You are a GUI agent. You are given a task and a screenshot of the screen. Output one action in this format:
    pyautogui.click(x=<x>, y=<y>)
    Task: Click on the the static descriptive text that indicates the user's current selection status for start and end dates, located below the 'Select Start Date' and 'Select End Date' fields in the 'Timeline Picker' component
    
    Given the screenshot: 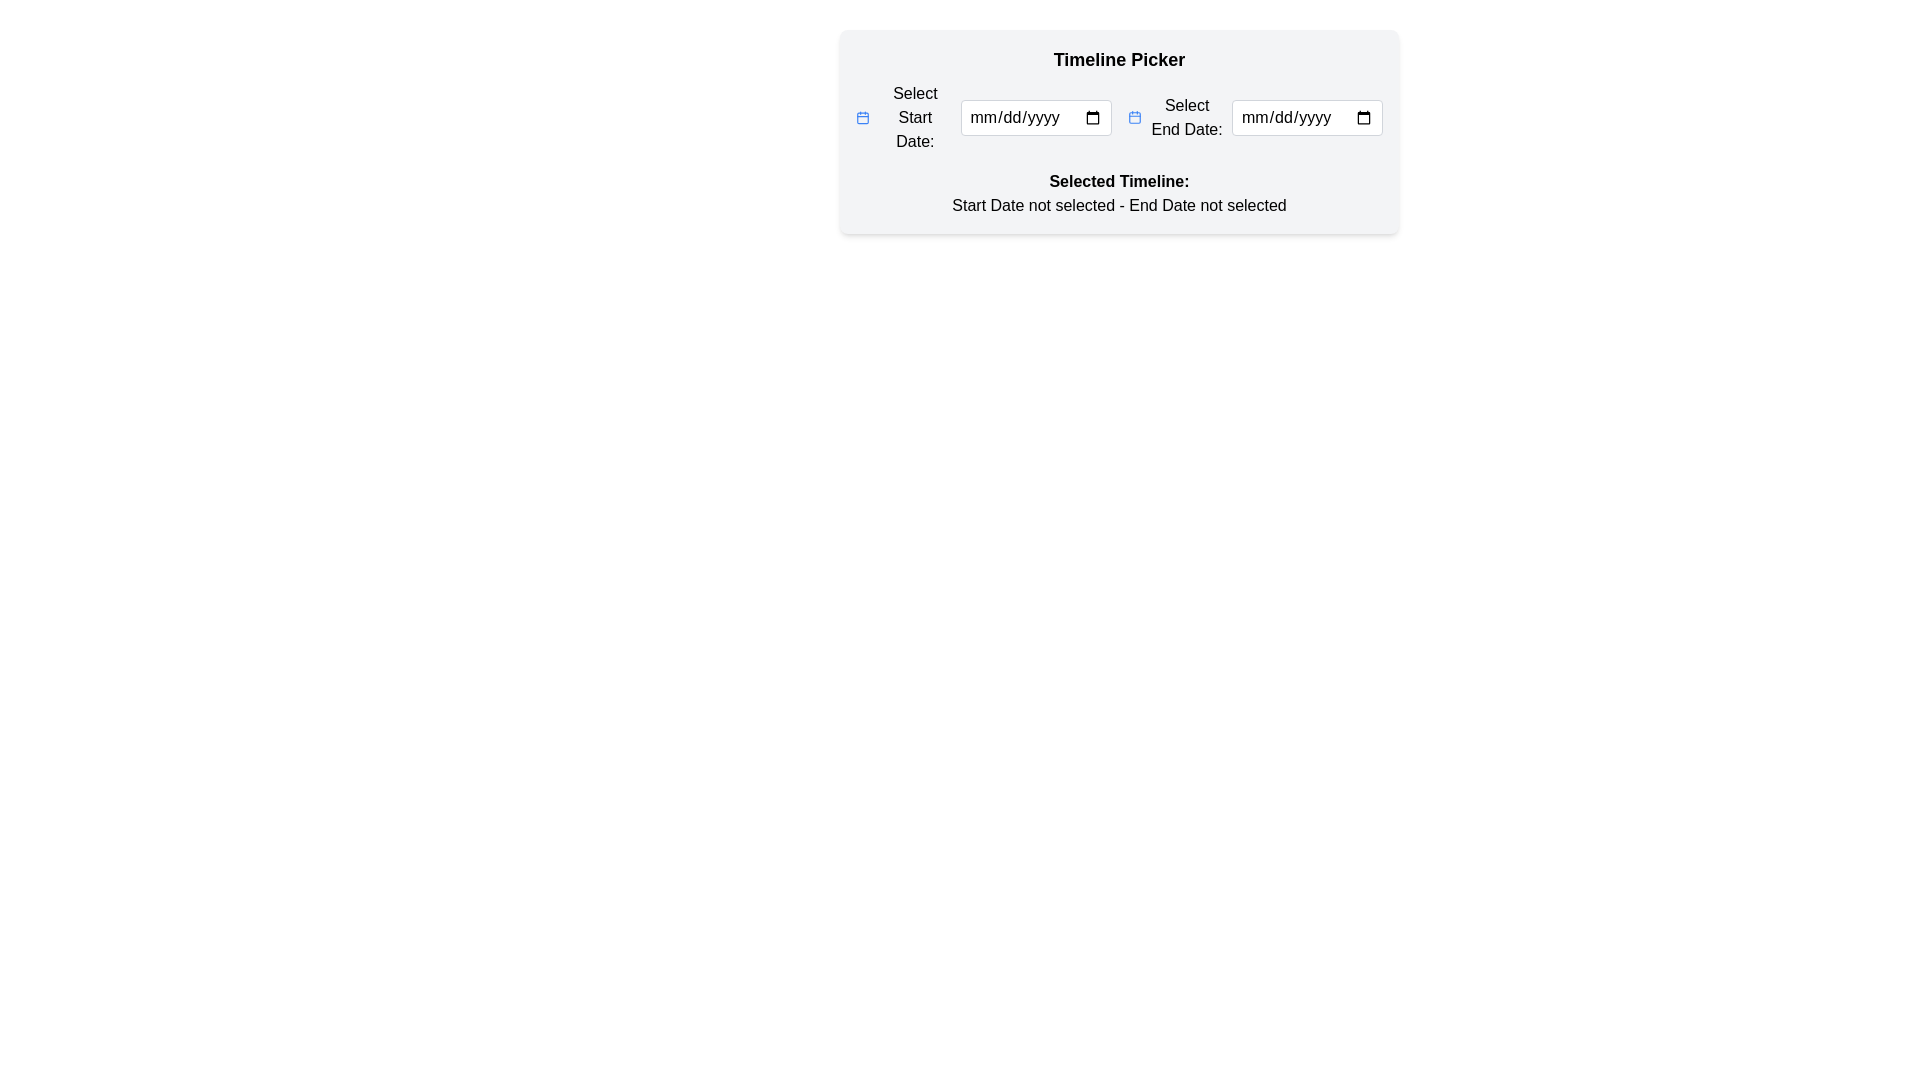 What is the action you would take?
    pyautogui.click(x=1118, y=193)
    